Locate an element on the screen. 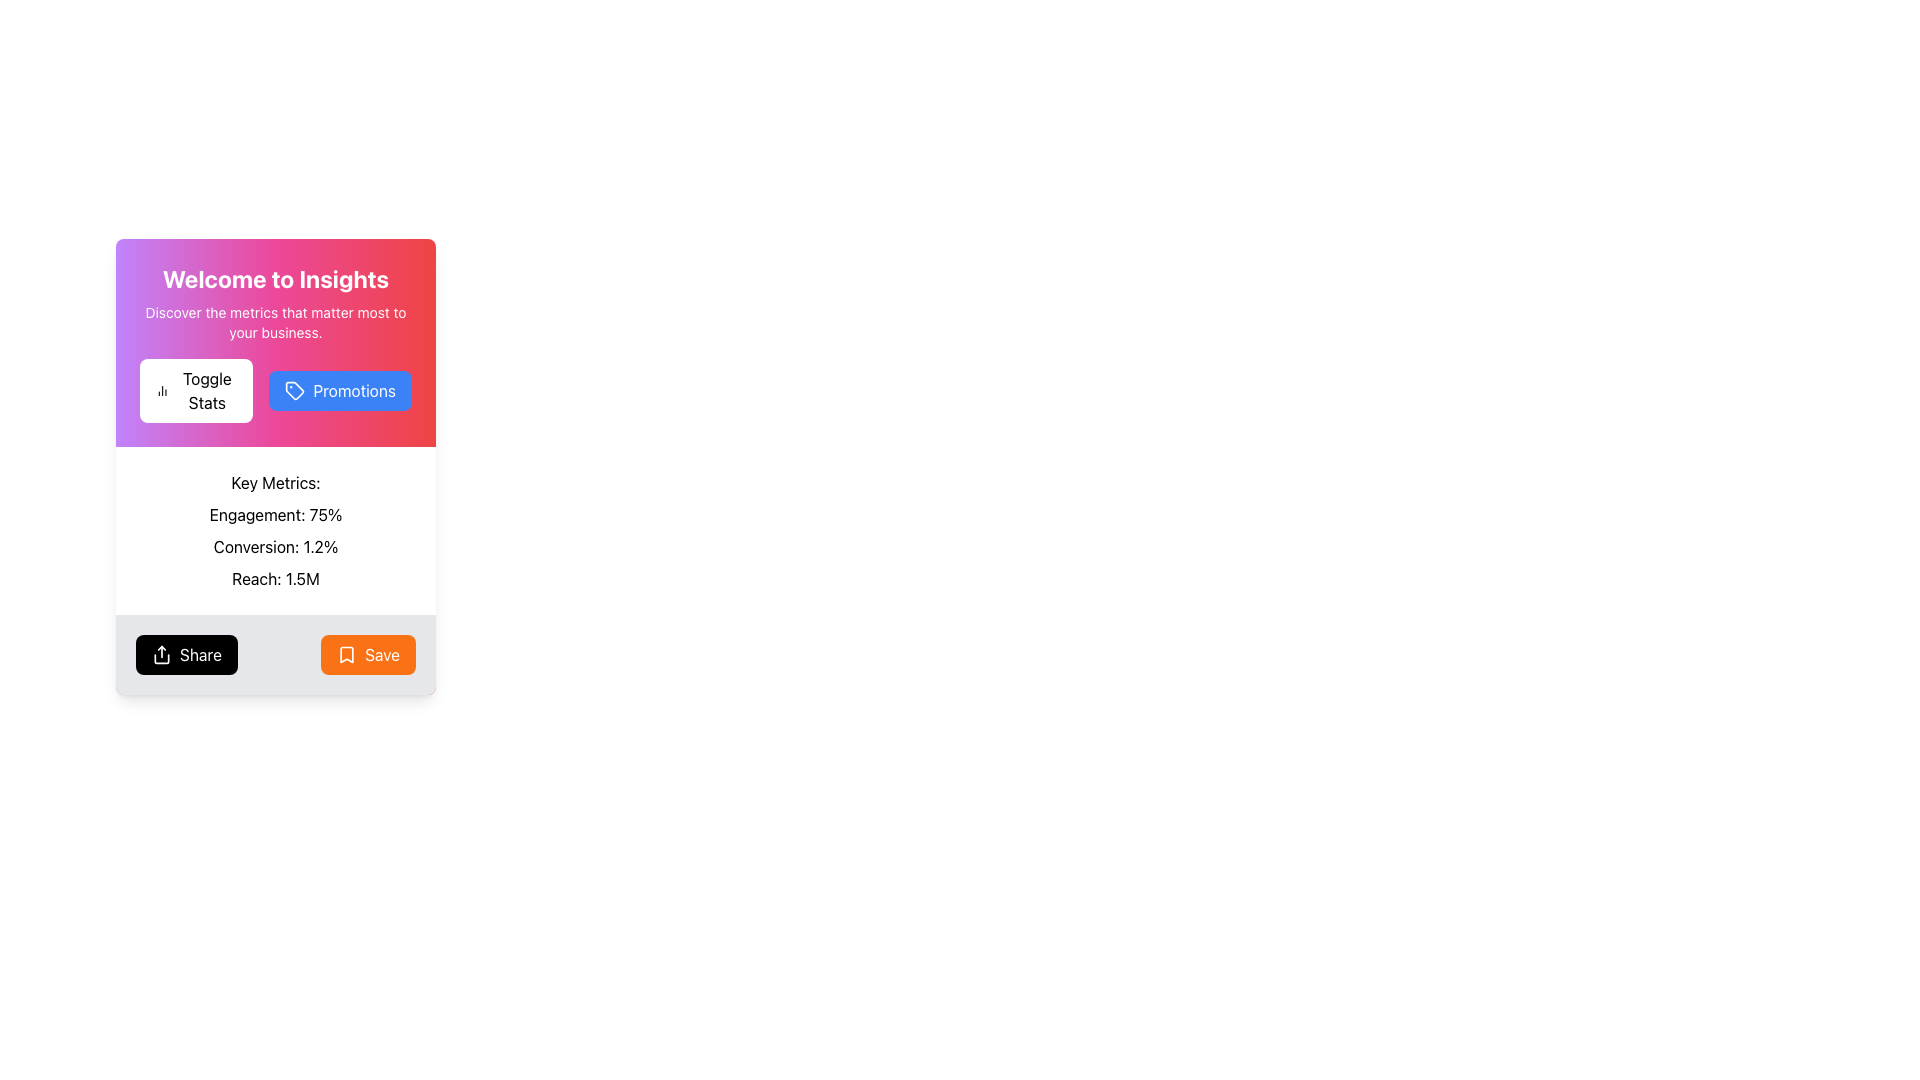 Image resolution: width=1920 pixels, height=1080 pixels. the informational Text display component that presents statistical data about 'Engagement', 'Conversion', and 'Reach' located below the 'Key Metrics:' heading is located at coordinates (274, 547).